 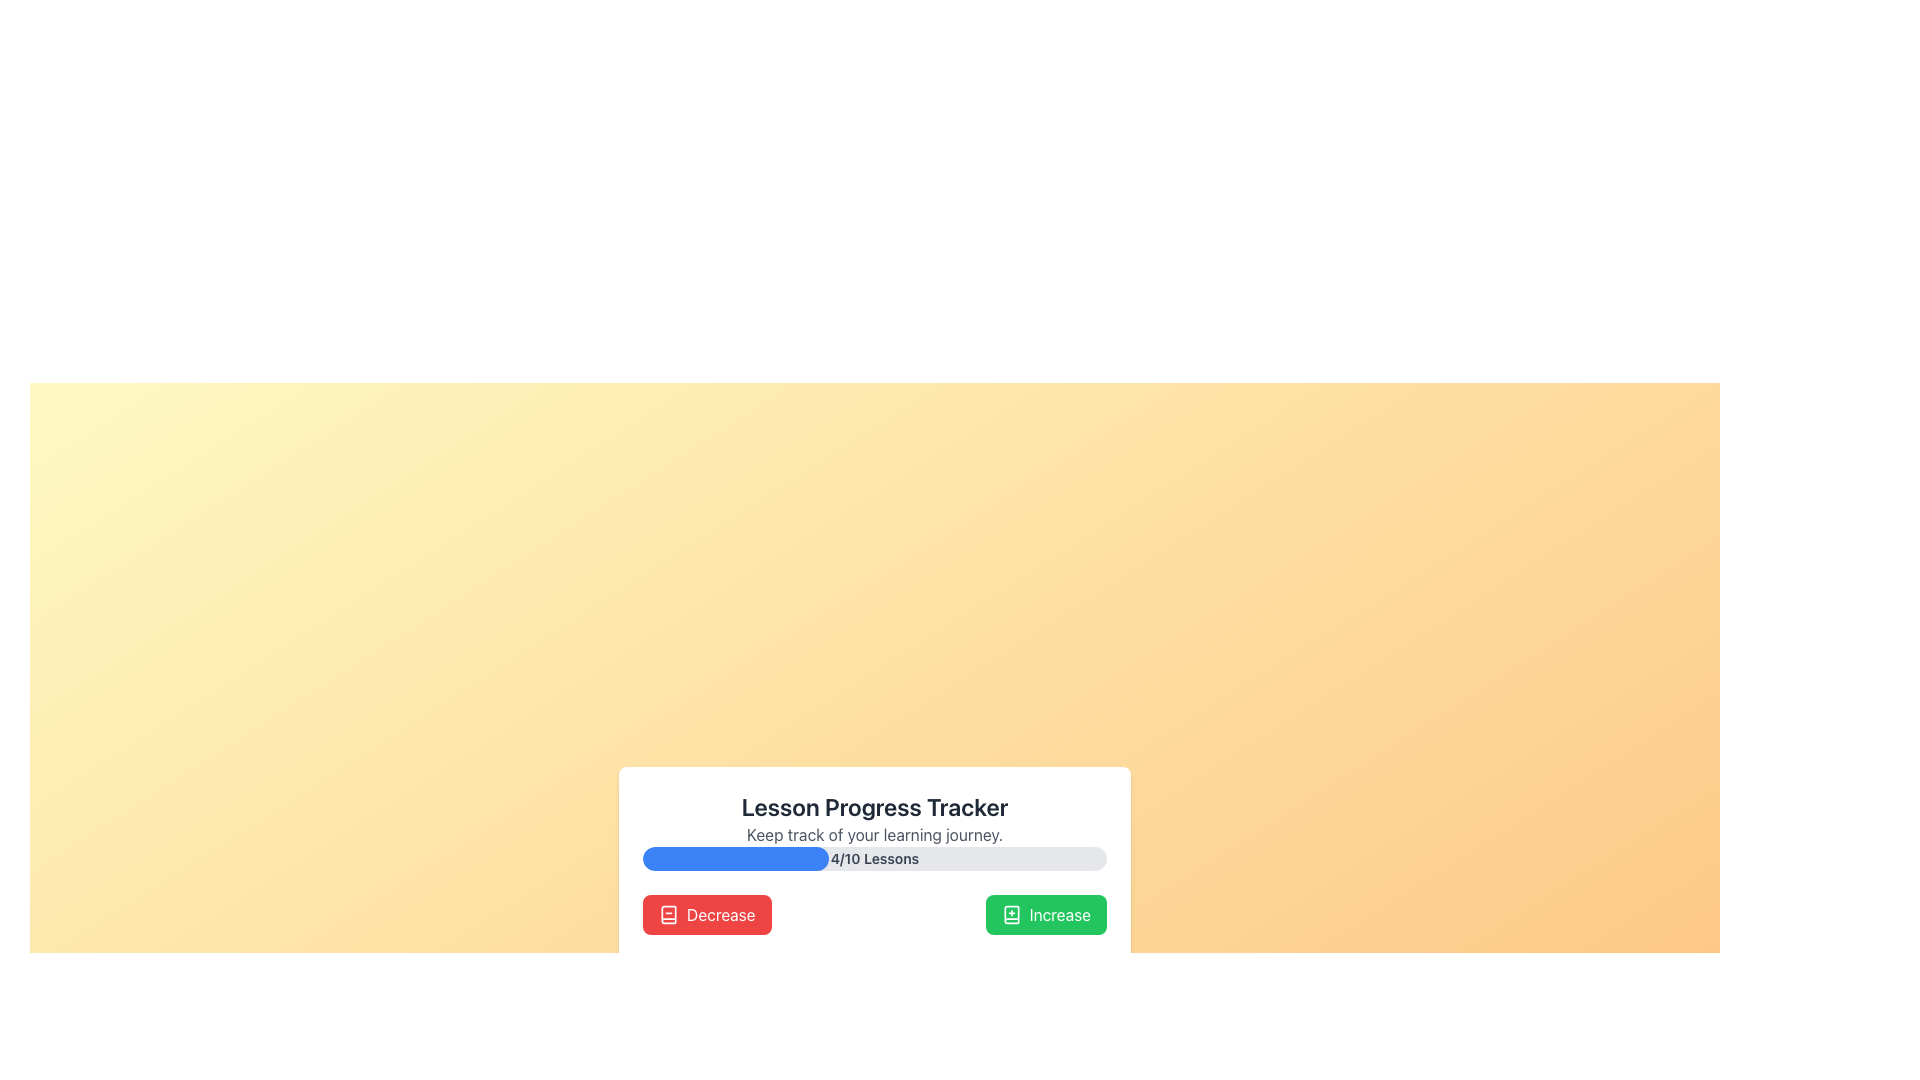 What do you see at coordinates (734, 858) in the screenshot?
I see `the blue progress bar that represents 40% completion in the 'Lesson Progress Tracker'` at bounding box center [734, 858].